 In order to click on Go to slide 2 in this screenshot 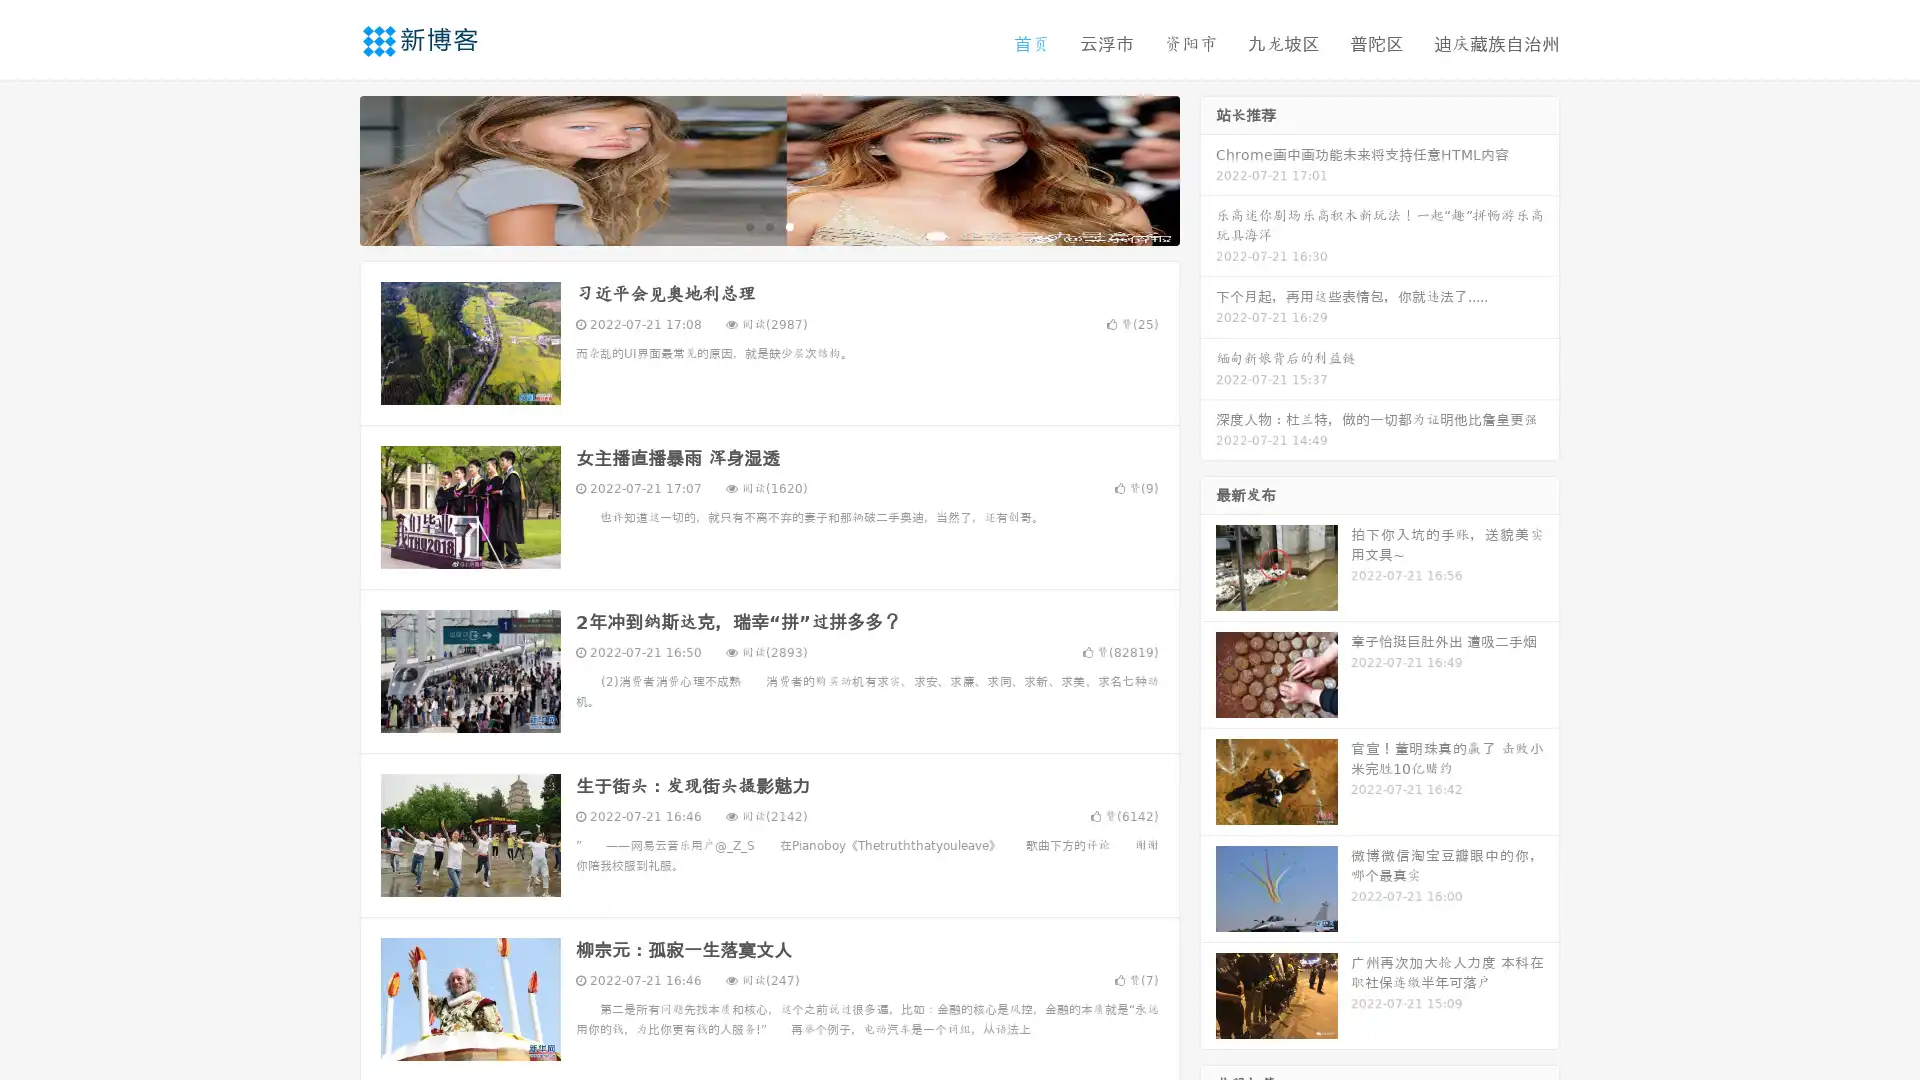, I will do `click(768, 225)`.